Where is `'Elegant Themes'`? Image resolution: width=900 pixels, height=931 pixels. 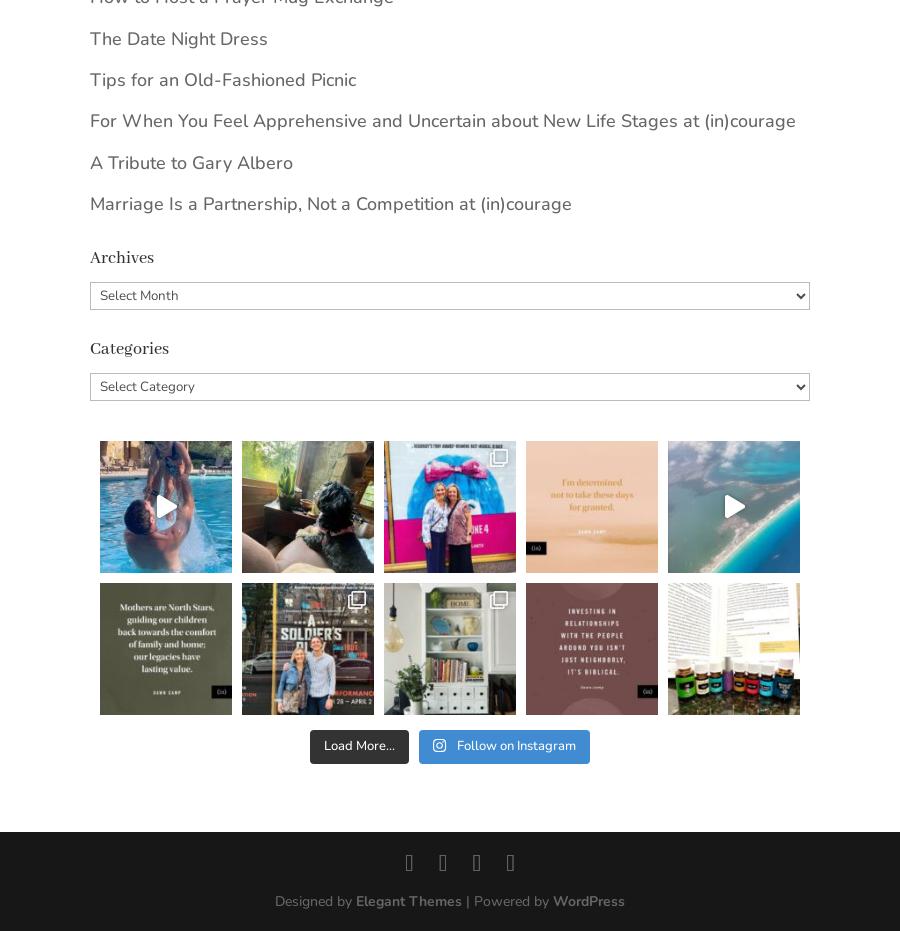 'Elegant Themes' is located at coordinates (408, 901).